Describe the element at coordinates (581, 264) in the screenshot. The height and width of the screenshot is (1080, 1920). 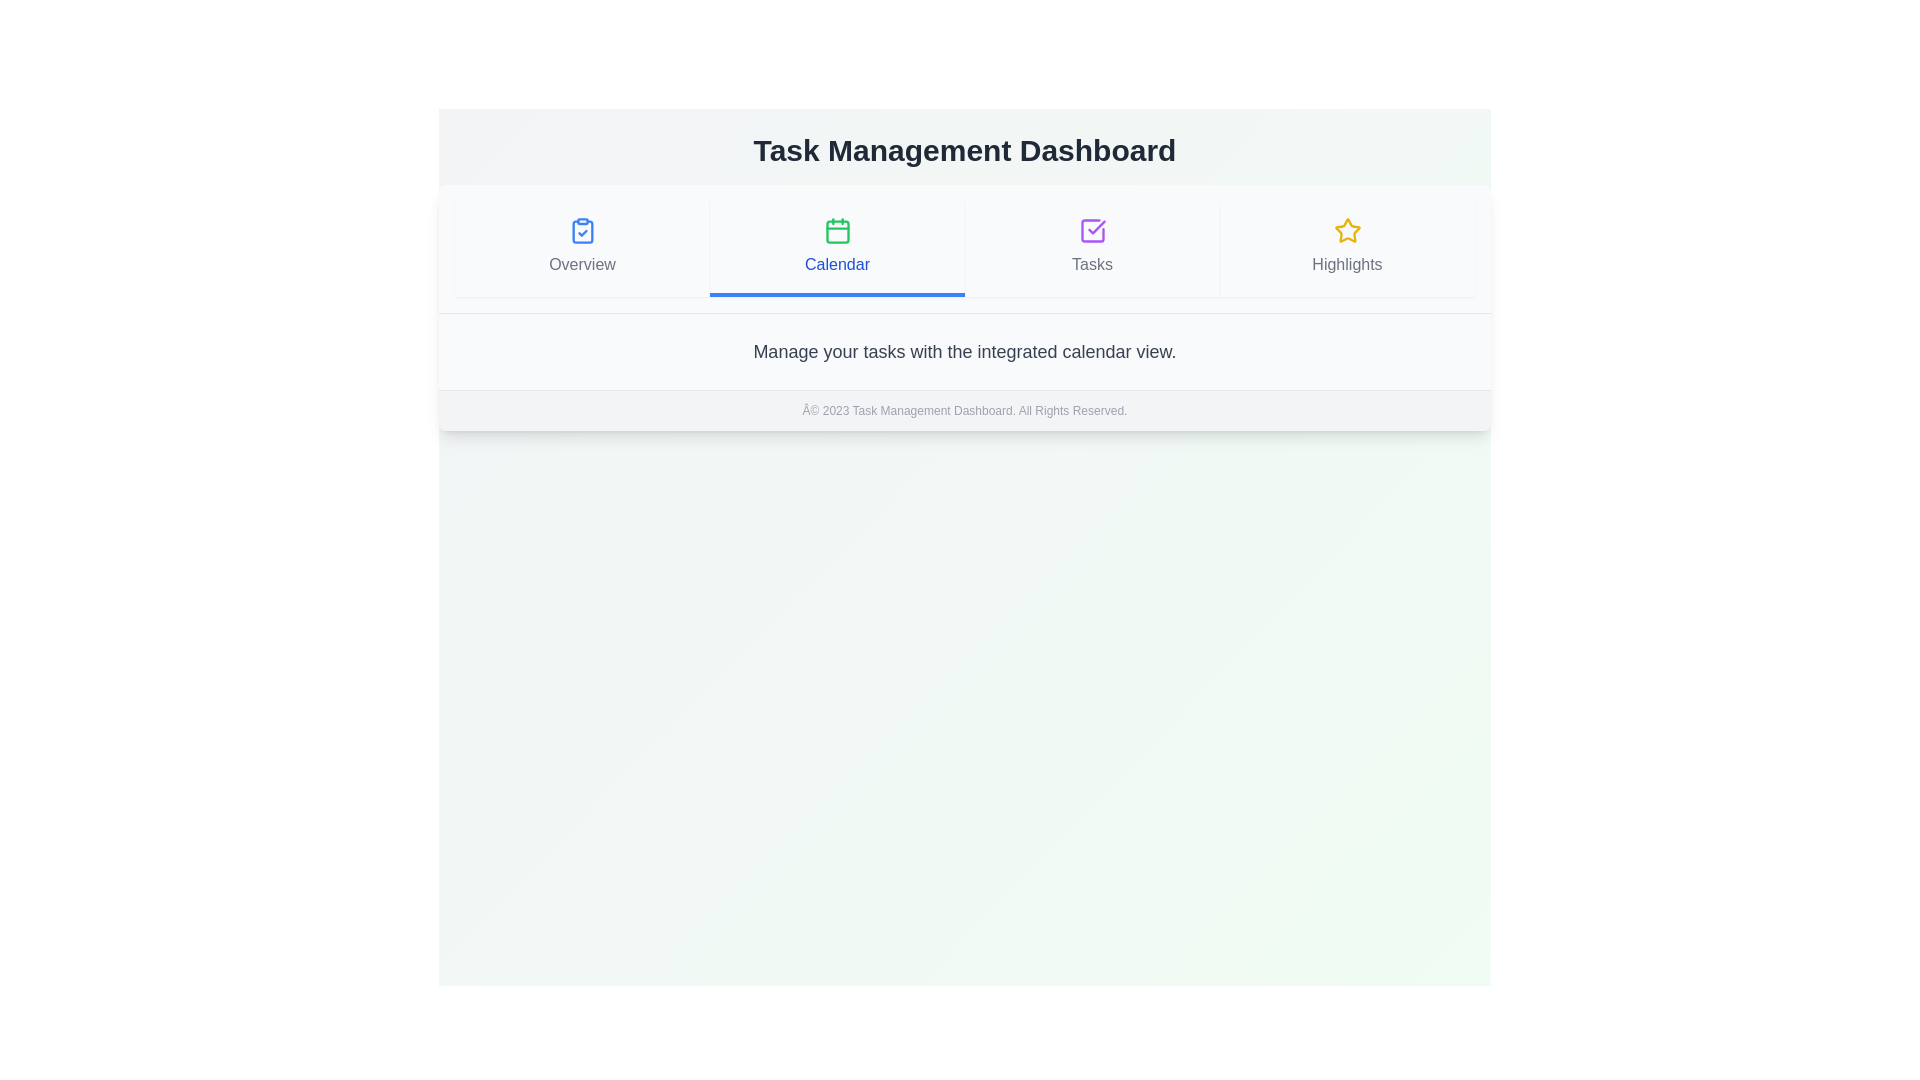
I see `text label located in the first menu item of the horizontal navigation bar beneath the 'Task Management Dashboard' title, aligned under the clipboard icon` at that location.